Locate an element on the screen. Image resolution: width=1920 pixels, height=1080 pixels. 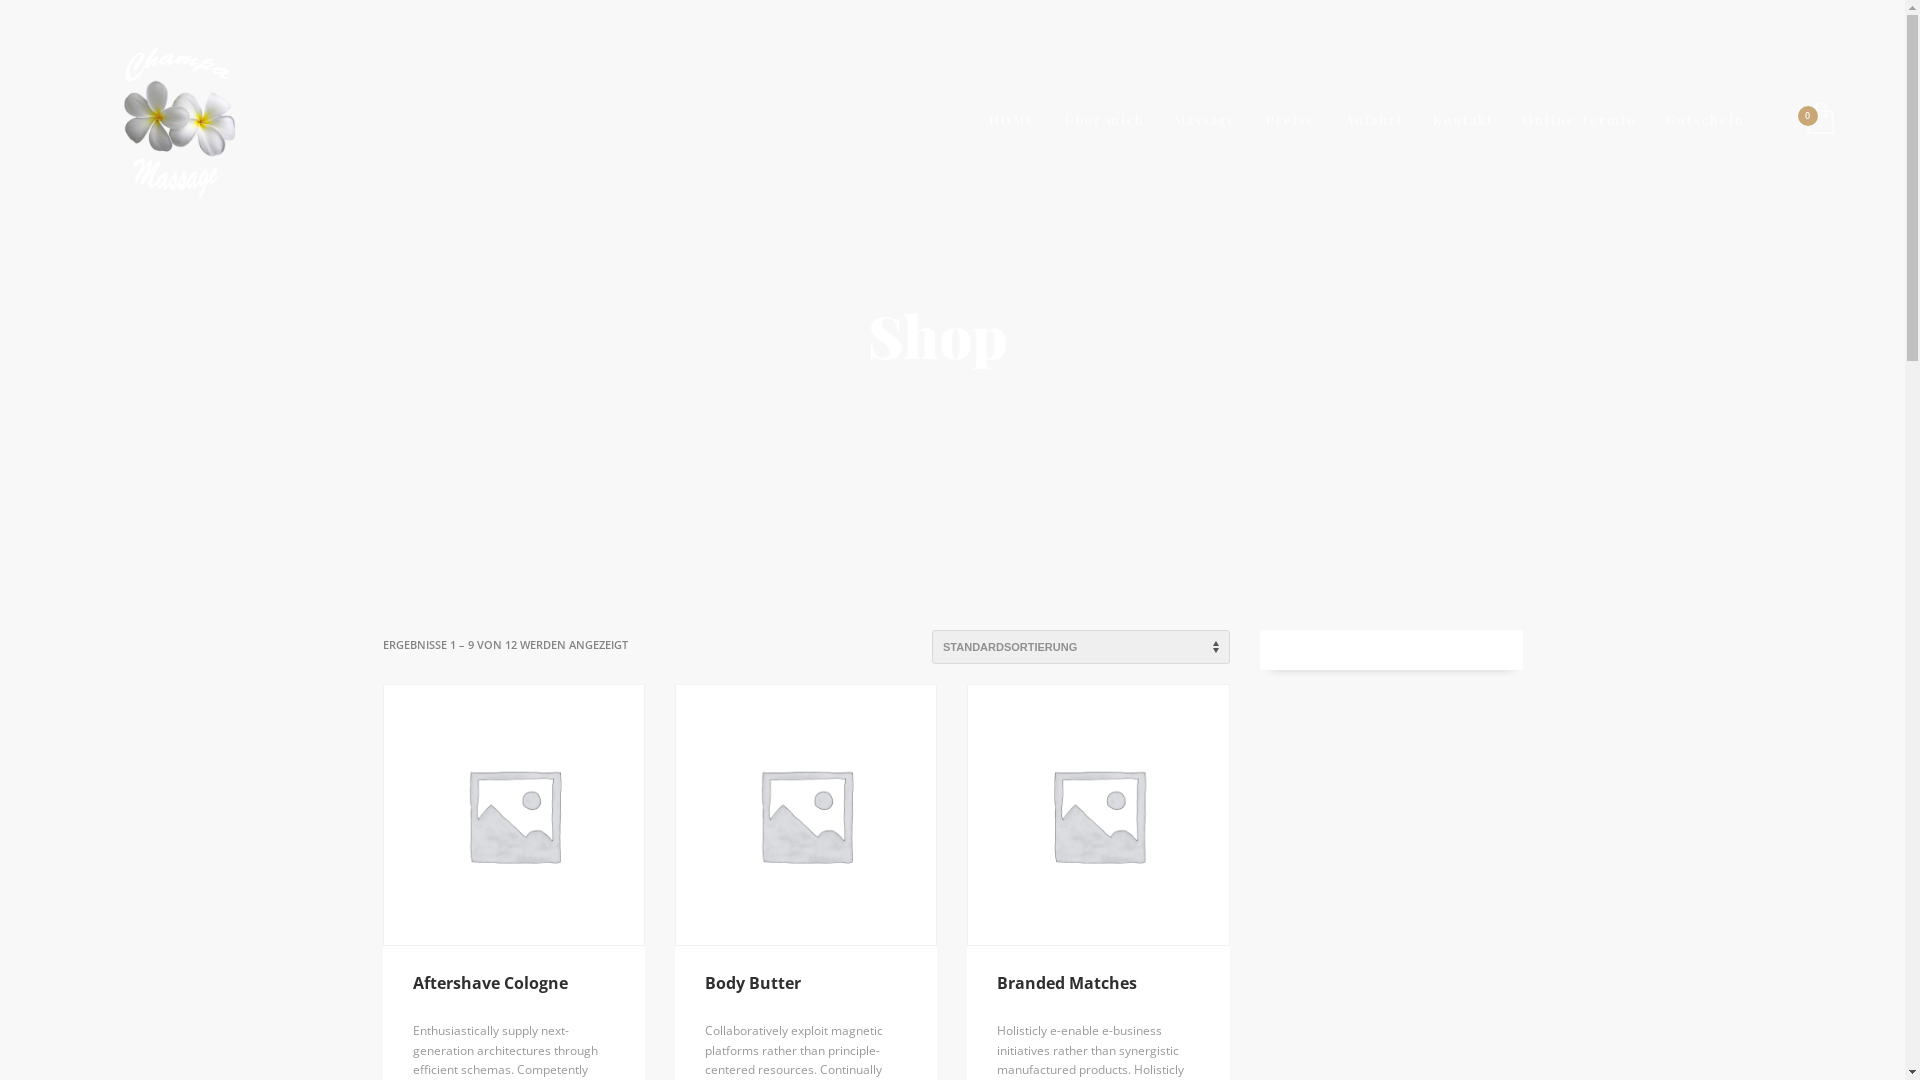
'Auftragskonto ansehen' is located at coordinates (1796, 119).